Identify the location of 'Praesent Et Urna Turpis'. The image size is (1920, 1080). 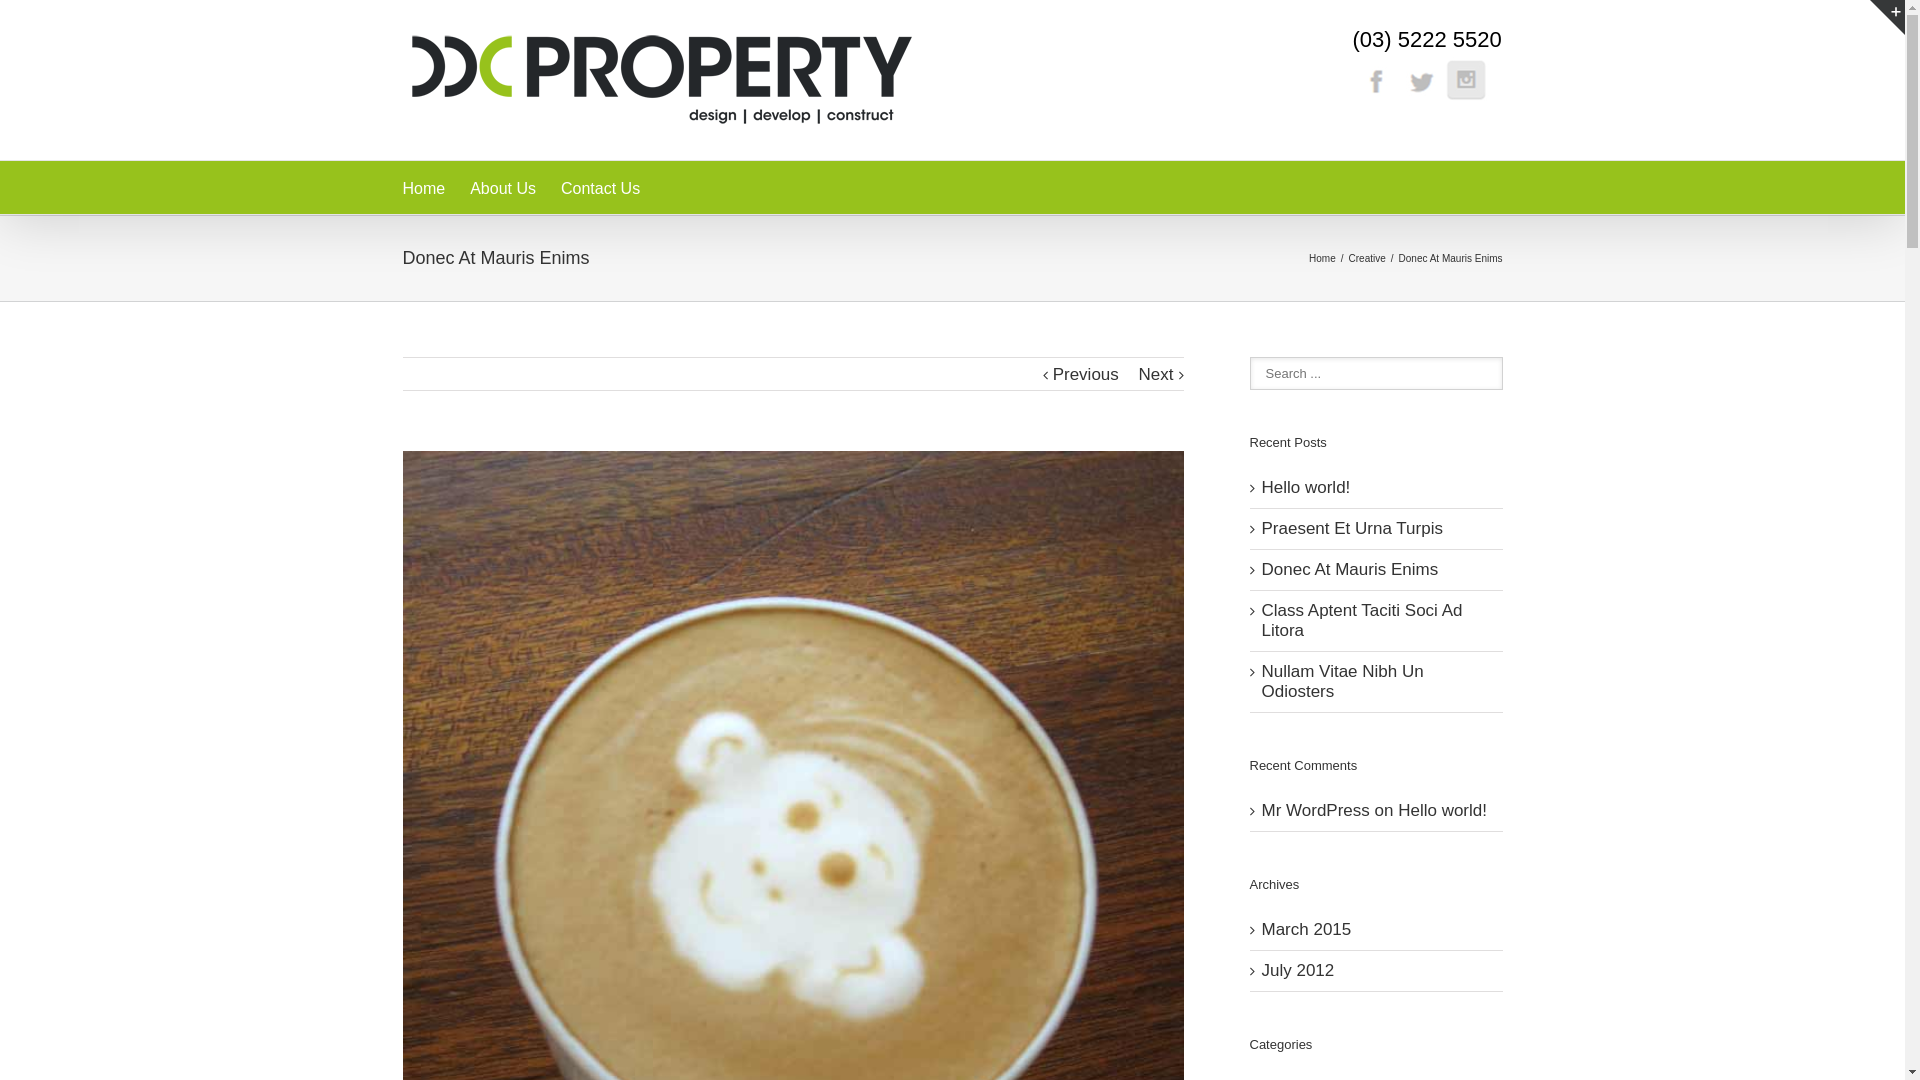
(1352, 527).